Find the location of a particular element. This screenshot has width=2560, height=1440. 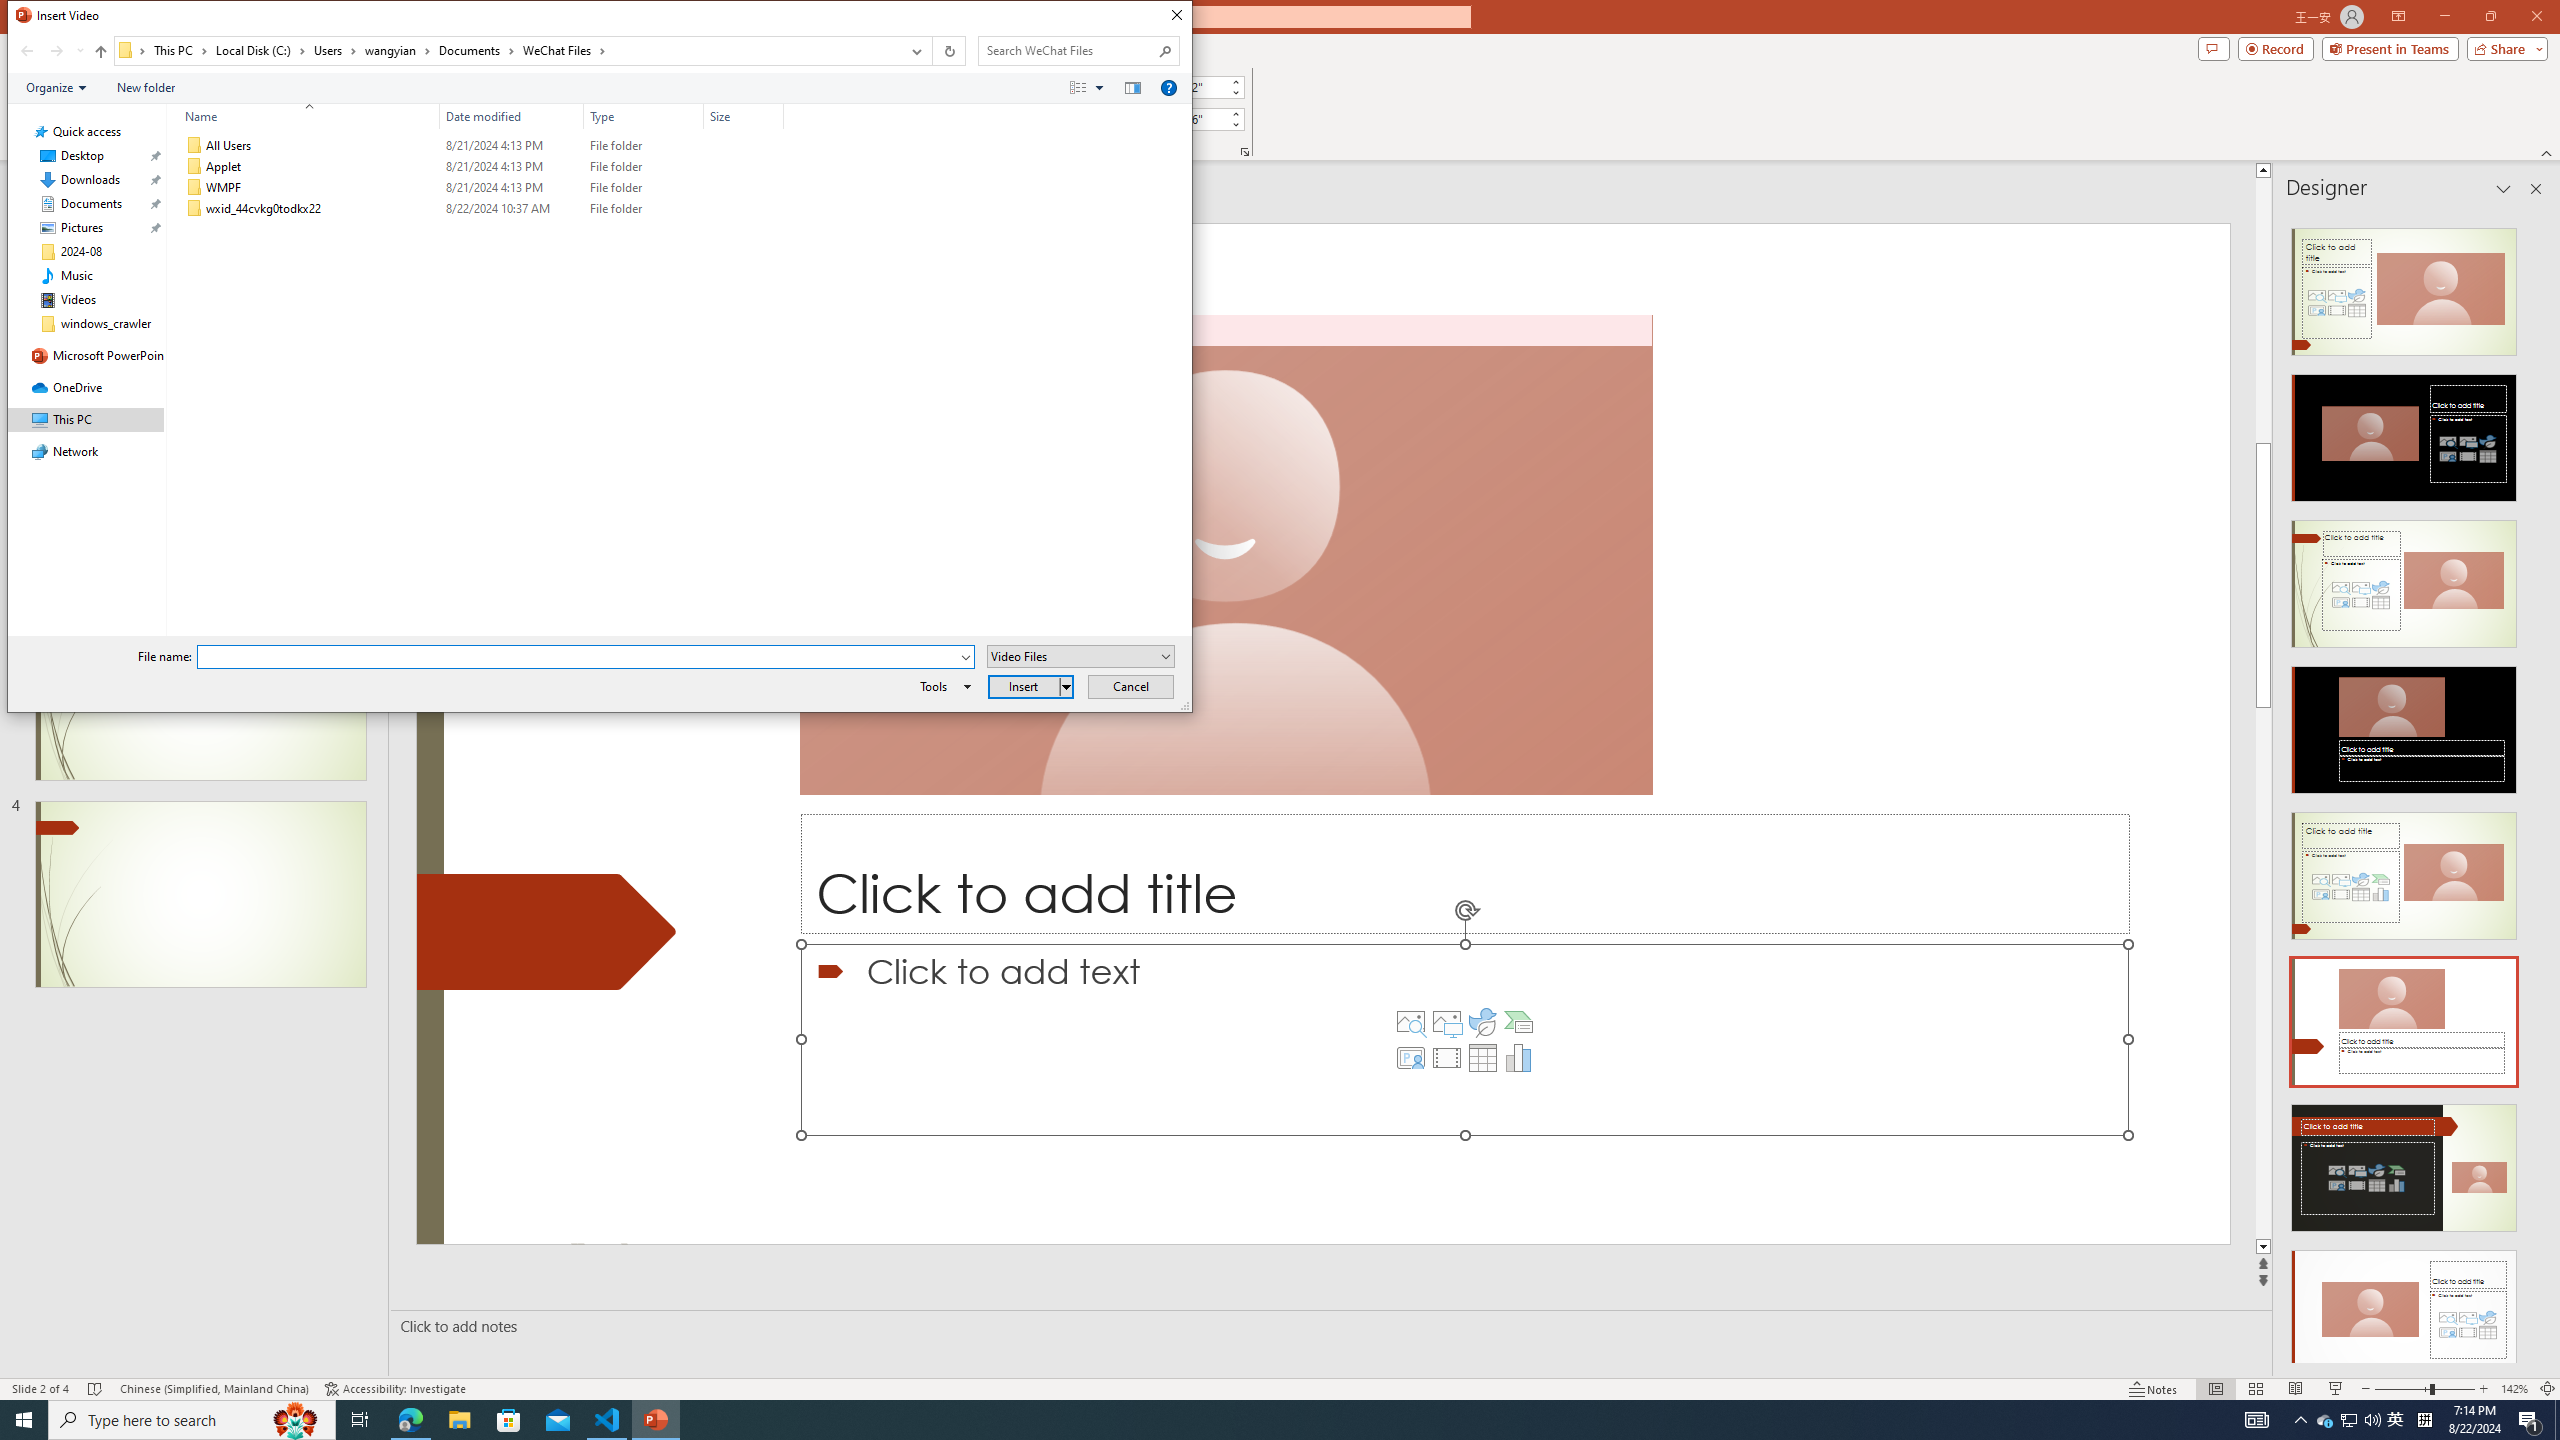

'File Explorer' is located at coordinates (458, 1418).